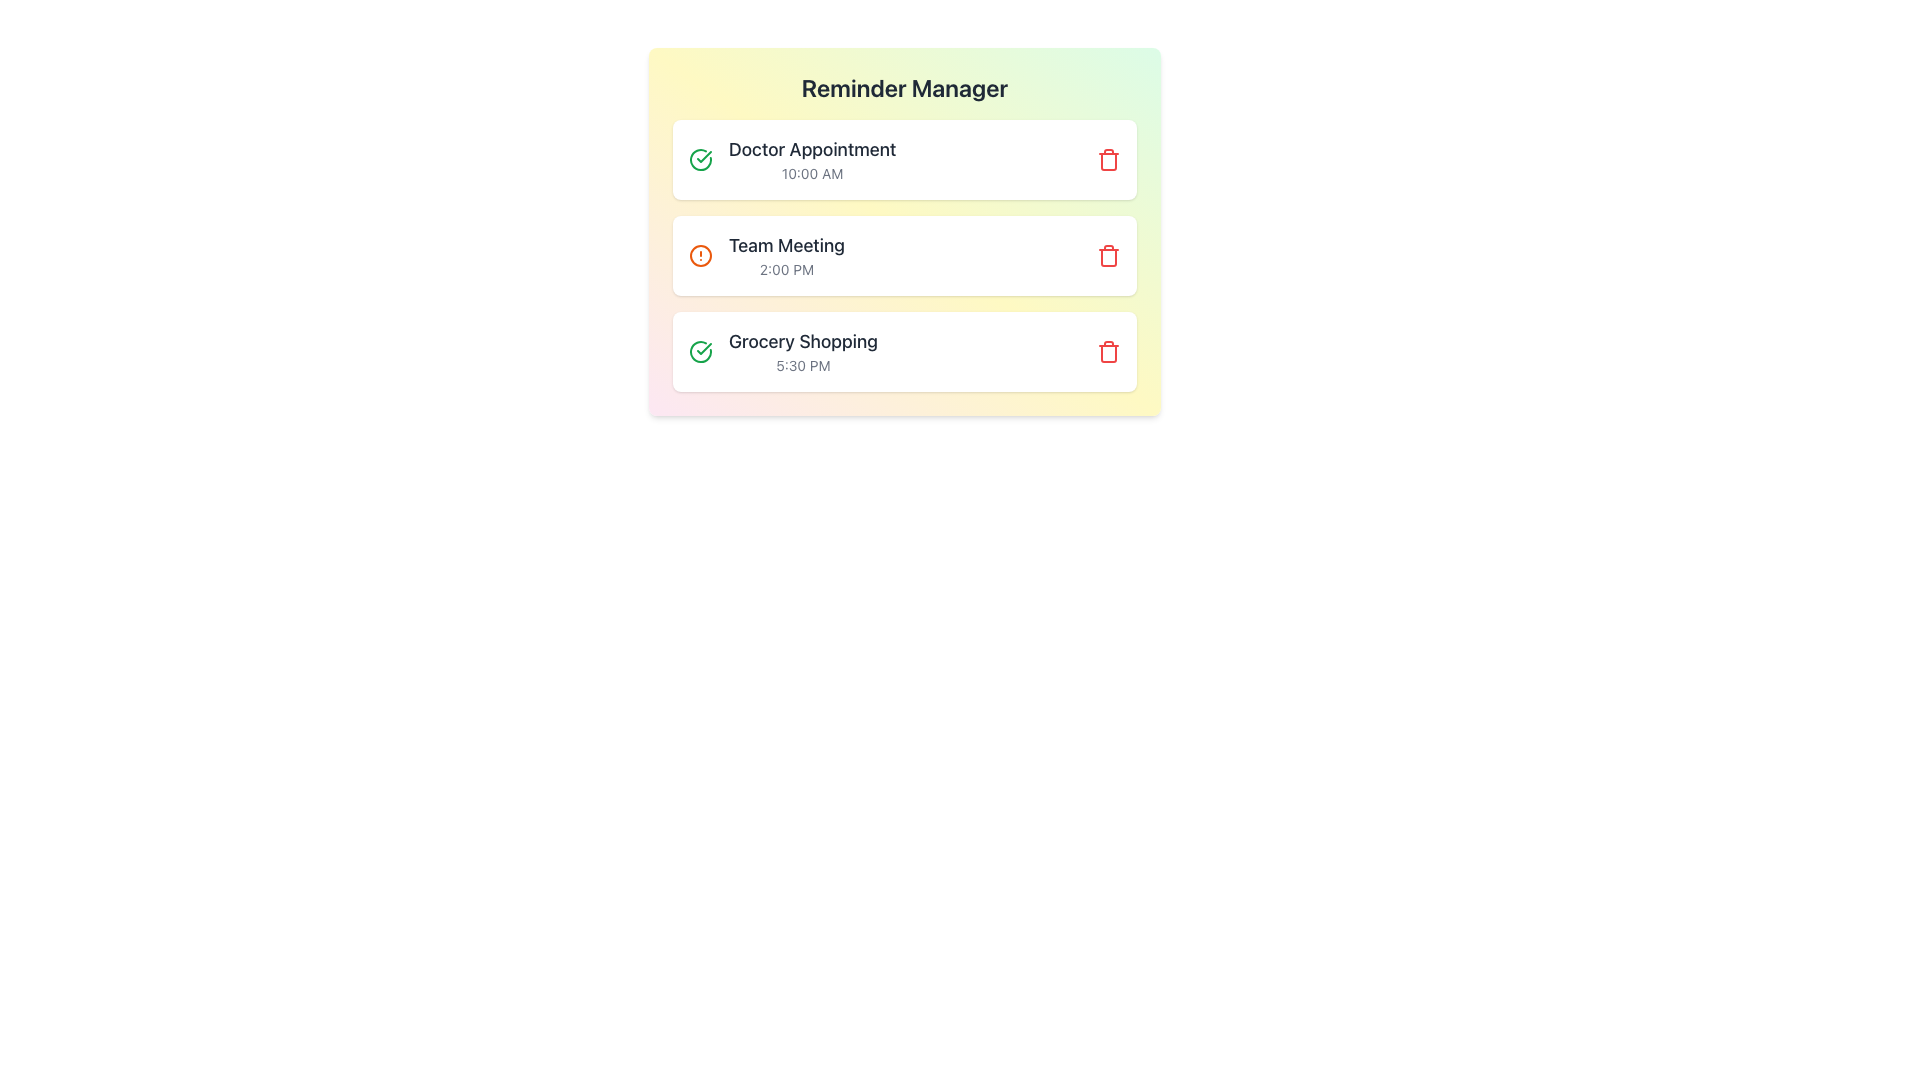 The height and width of the screenshot is (1080, 1920). Describe the element at coordinates (786, 270) in the screenshot. I see `the static text label displaying the time '2:00 PM' which is part of the second item in a vertical list of reminders, located below the title 'Team Meeting'` at that location.